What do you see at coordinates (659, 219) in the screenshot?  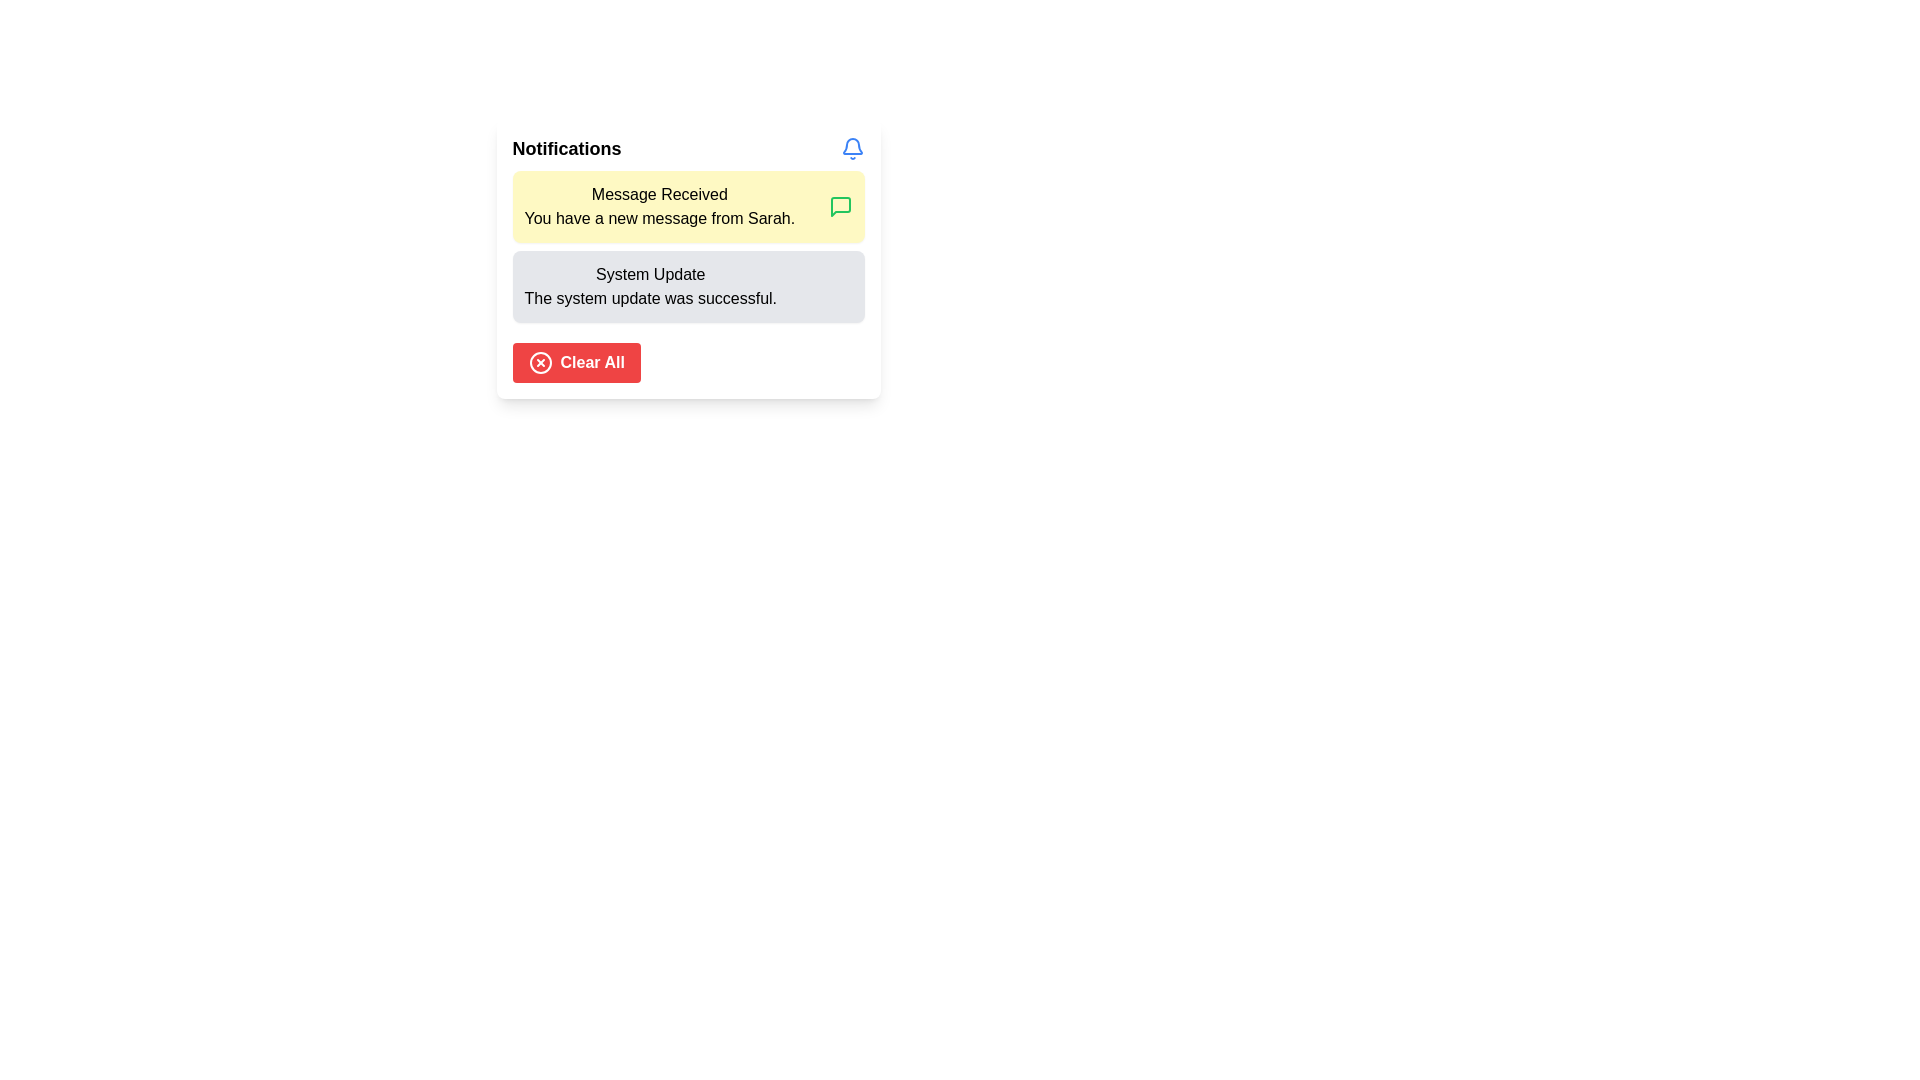 I see `the text label that provides detailed information about the notification titled 'Message Received', which is centrally aligned within the yellow-highlighted notification card` at bounding box center [659, 219].